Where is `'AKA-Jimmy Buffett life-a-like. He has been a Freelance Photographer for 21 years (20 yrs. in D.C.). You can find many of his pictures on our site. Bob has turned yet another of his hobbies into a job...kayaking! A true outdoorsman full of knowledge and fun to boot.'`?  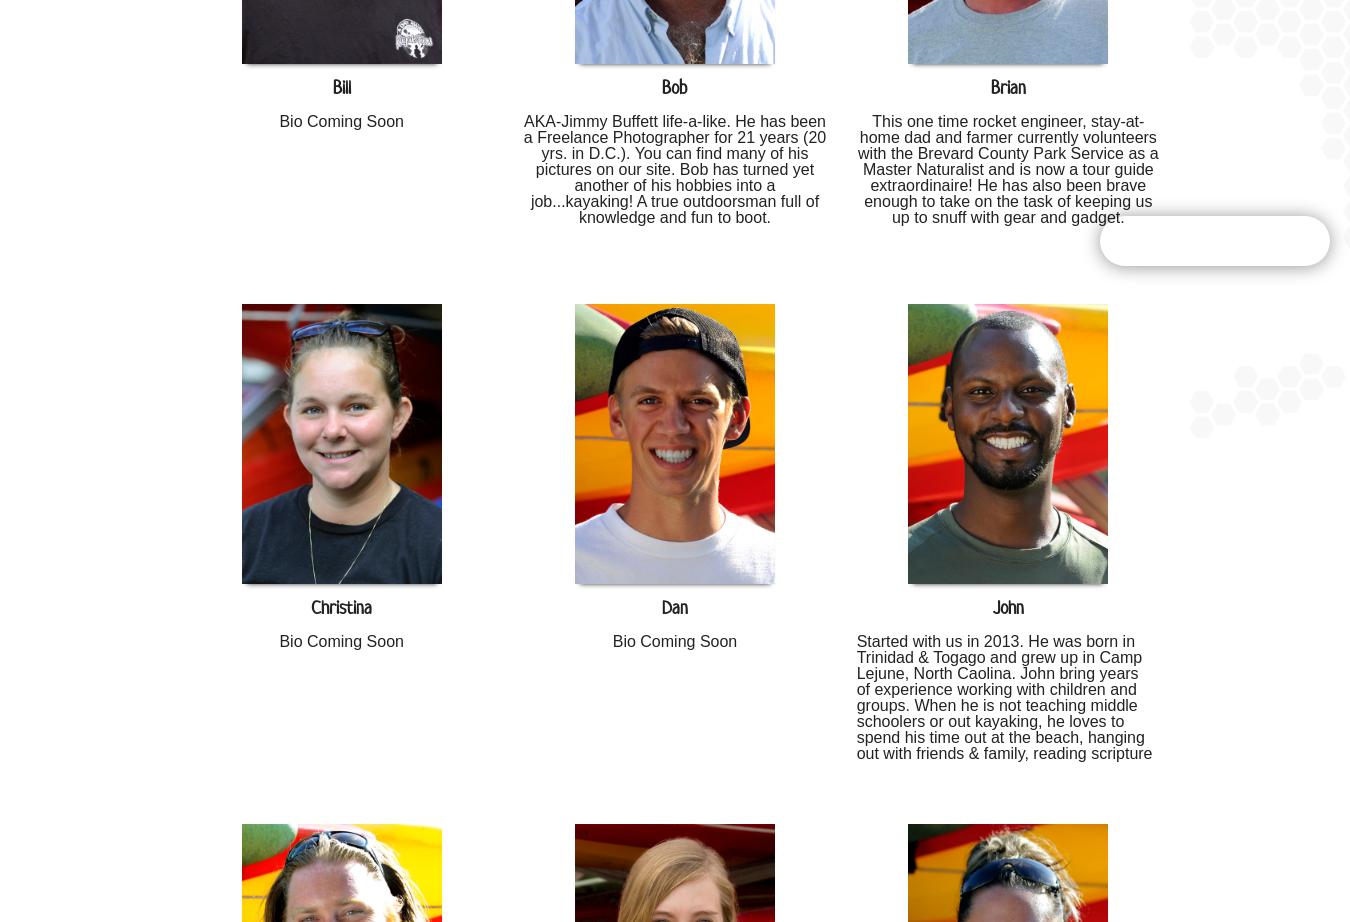 'AKA-Jimmy Buffett life-a-like. He has been a Freelance Photographer for 21 years (20 yrs. in D.C.). You can find many of his pictures on our site. Bob has turned yet another of his hobbies into a job...kayaking! A true outdoorsman full of knowledge and fun to boot.' is located at coordinates (674, 168).